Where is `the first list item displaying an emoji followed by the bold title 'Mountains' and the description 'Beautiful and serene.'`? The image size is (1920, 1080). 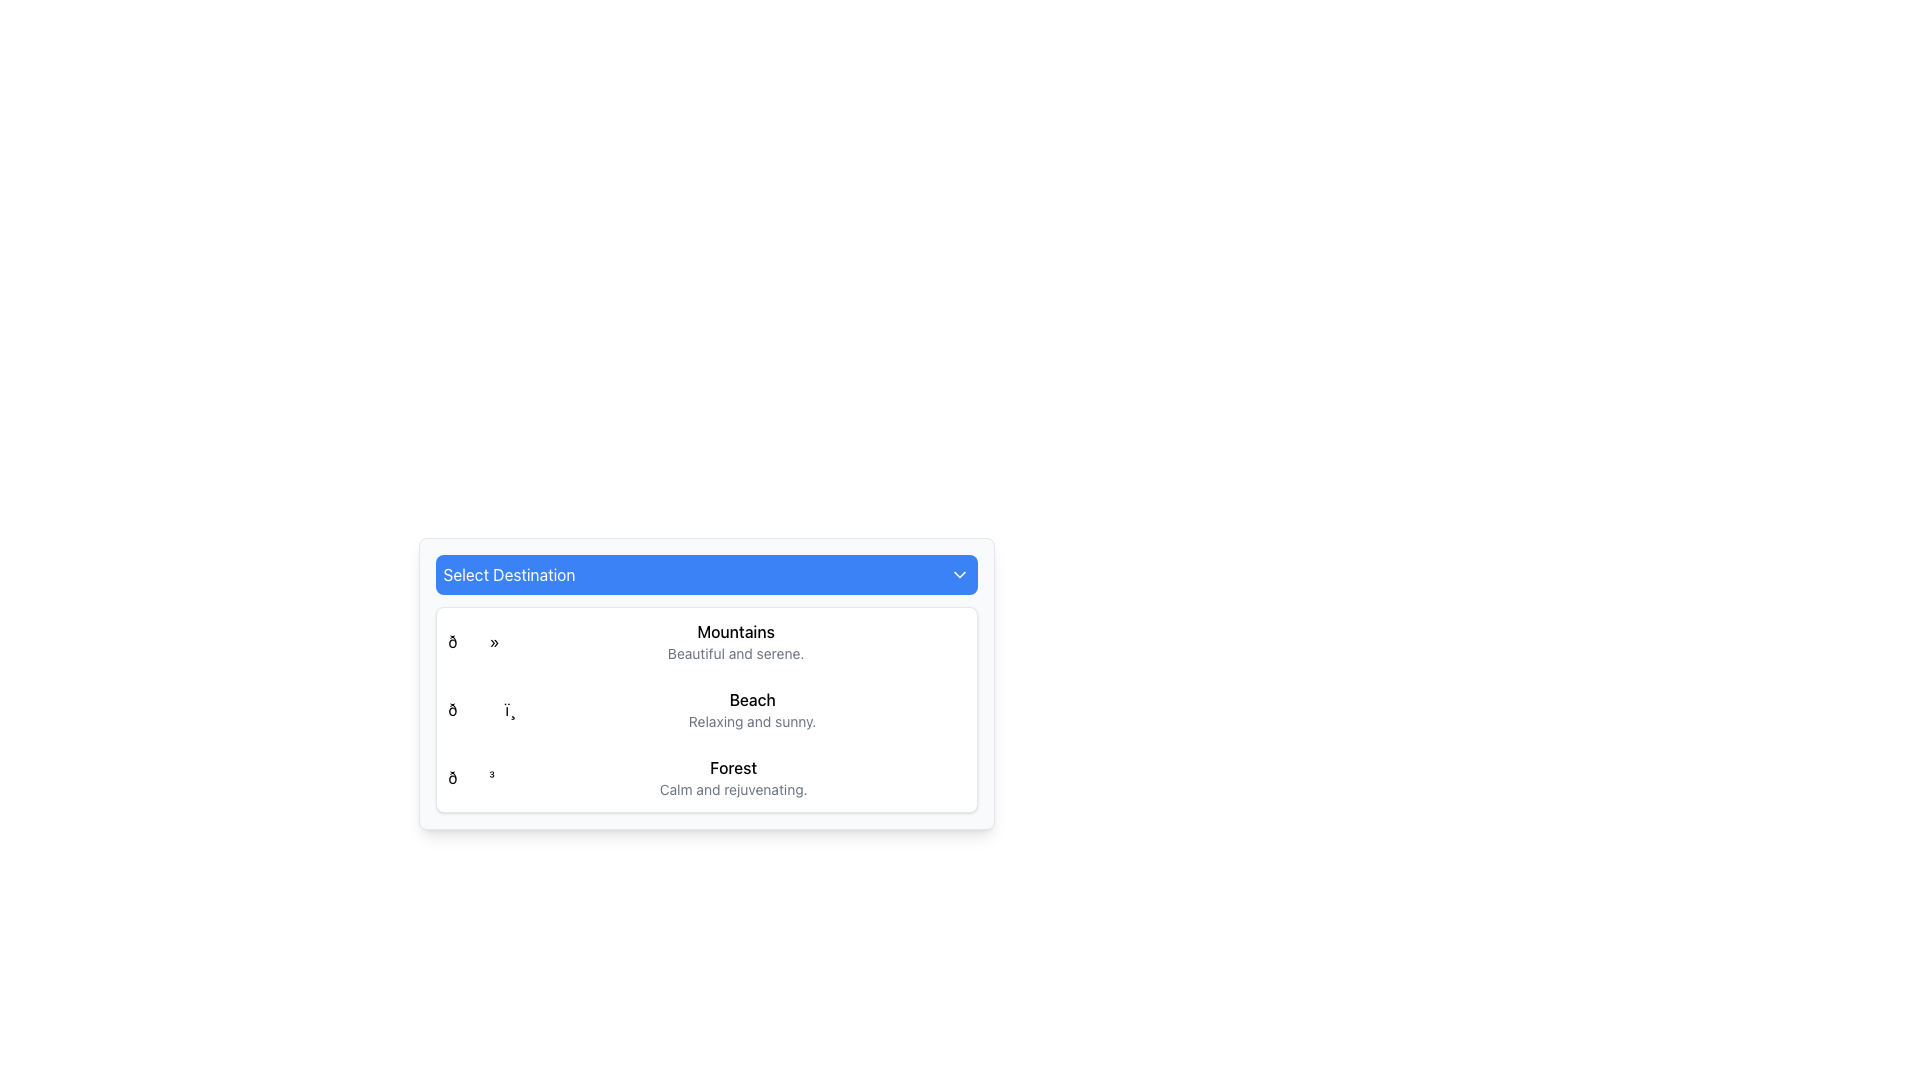 the first list item displaying an emoji followed by the bold title 'Mountains' and the description 'Beautiful and serene.' is located at coordinates (706, 641).